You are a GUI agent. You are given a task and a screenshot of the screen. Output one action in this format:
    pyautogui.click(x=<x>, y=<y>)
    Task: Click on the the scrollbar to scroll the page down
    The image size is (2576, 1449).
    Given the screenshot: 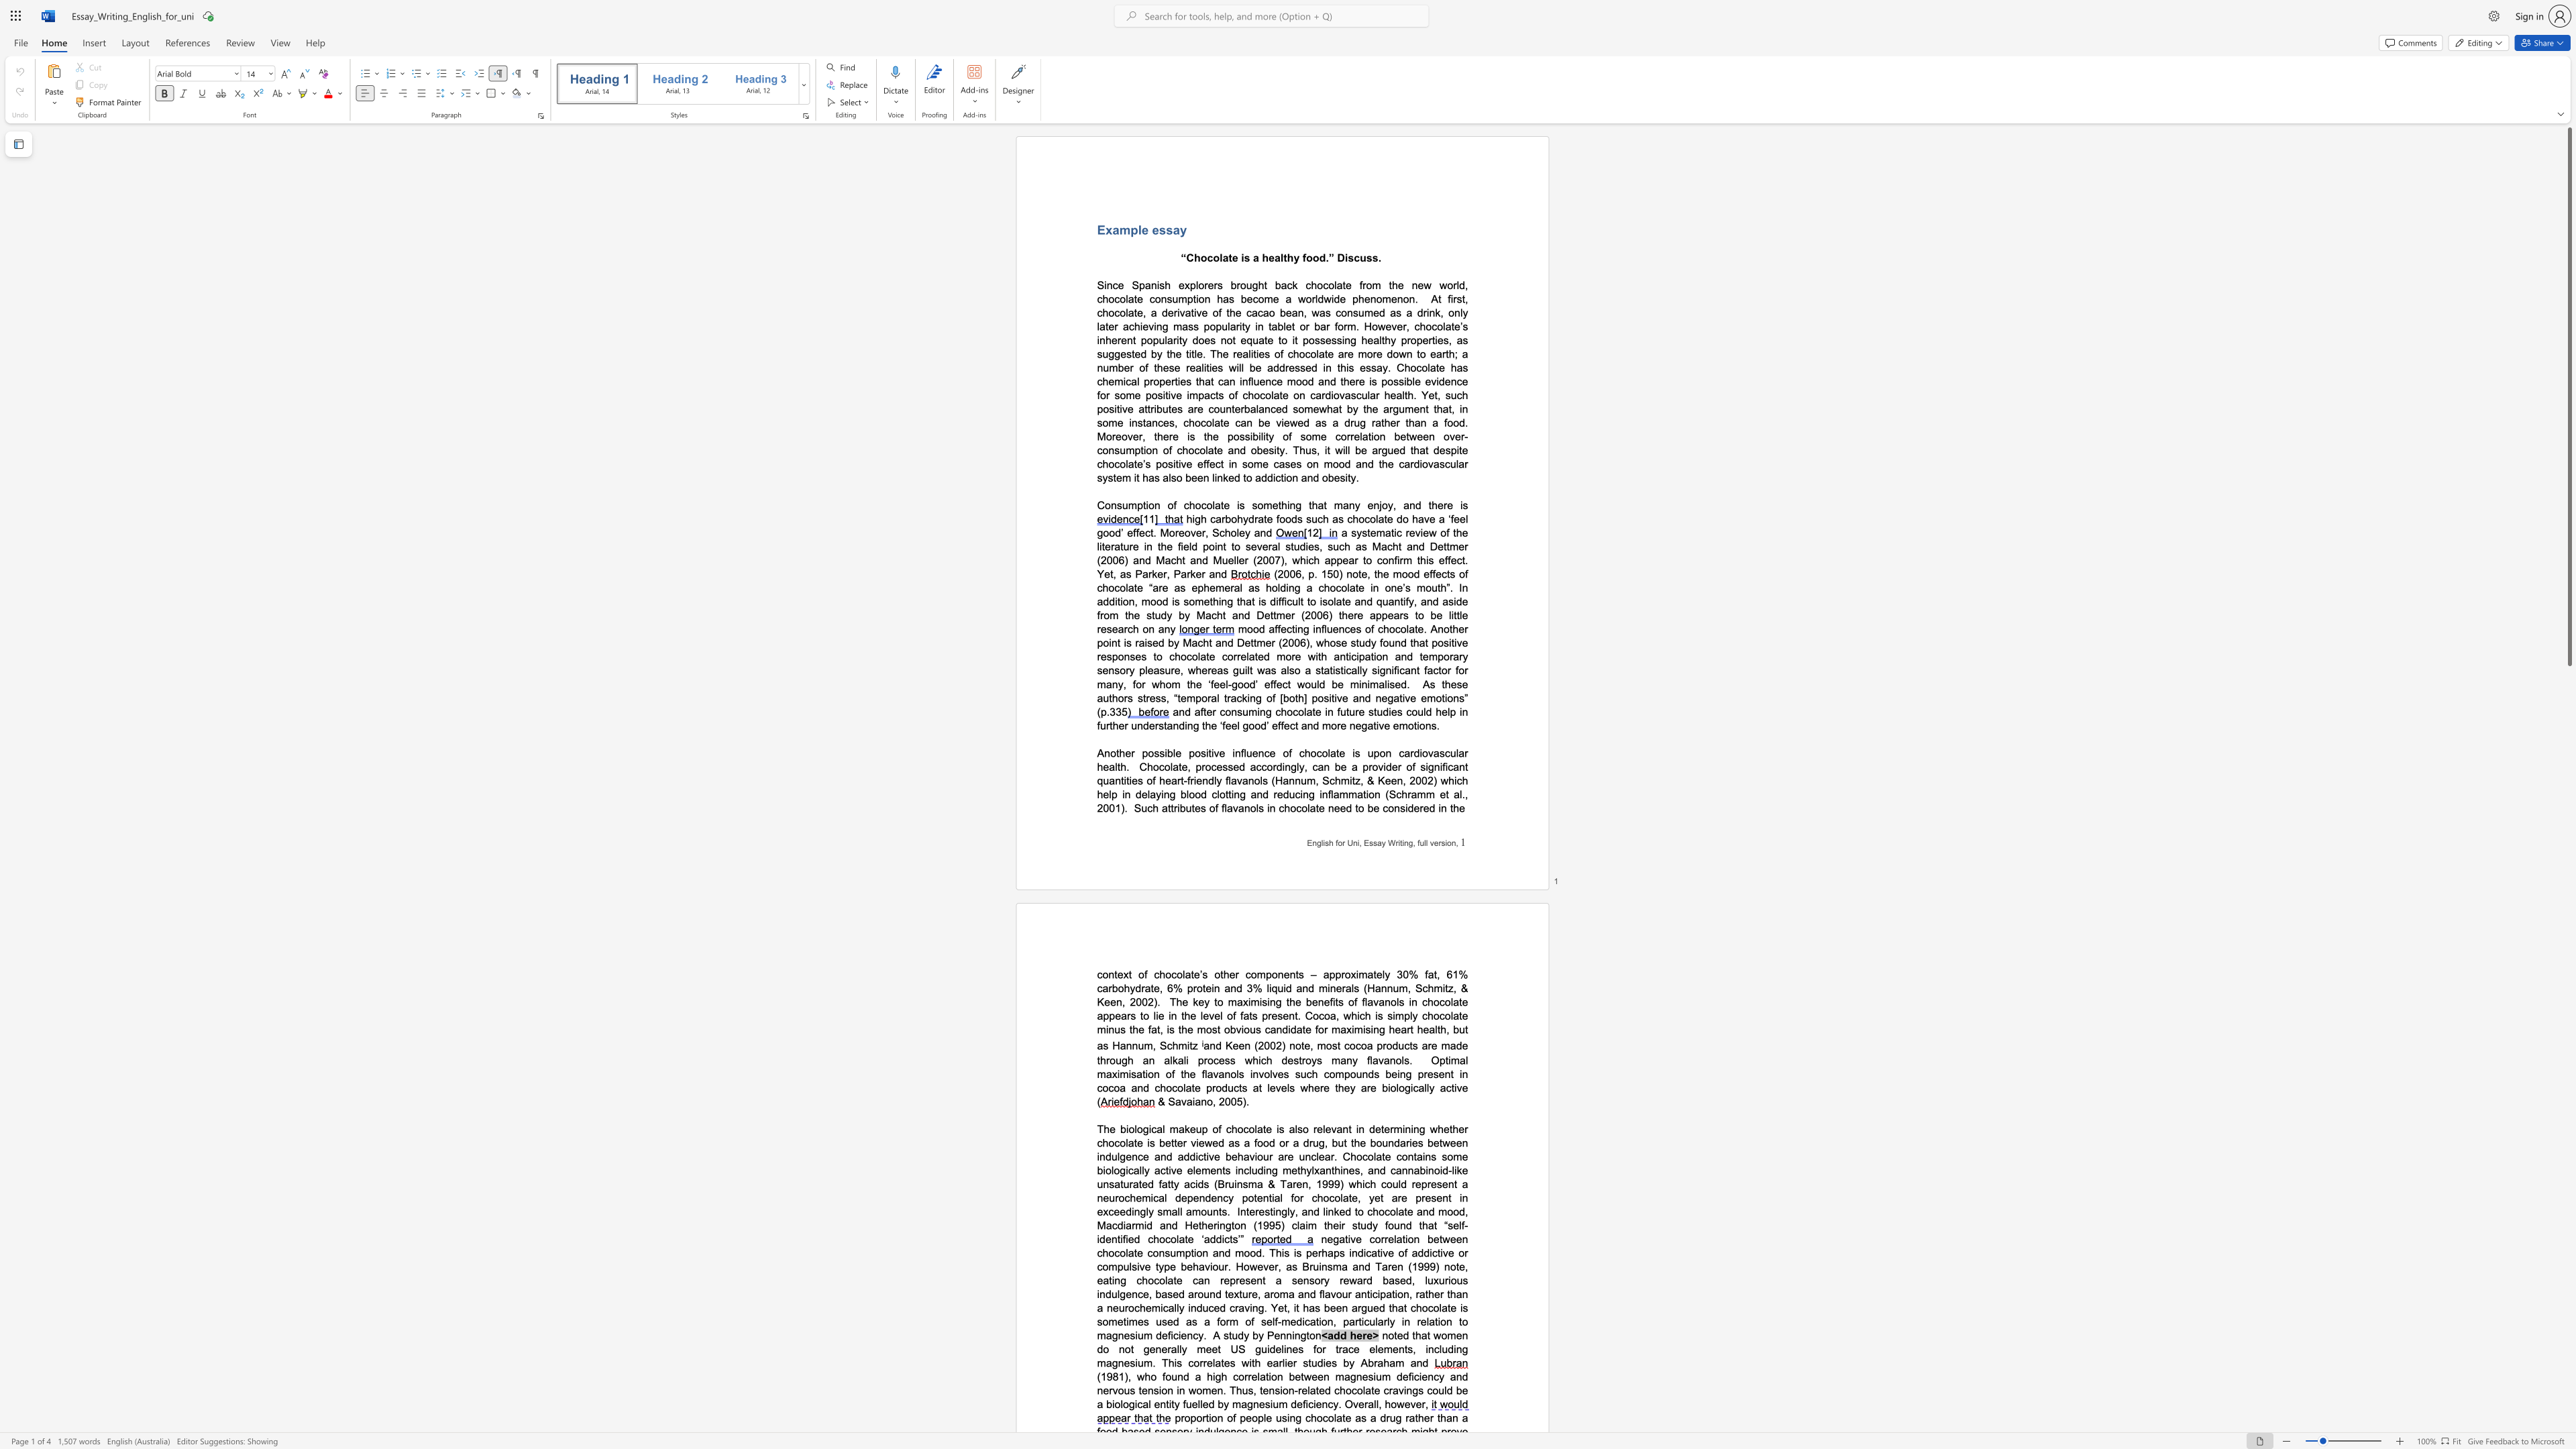 What is the action you would take?
    pyautogui.click(x=2568, y=891)
    